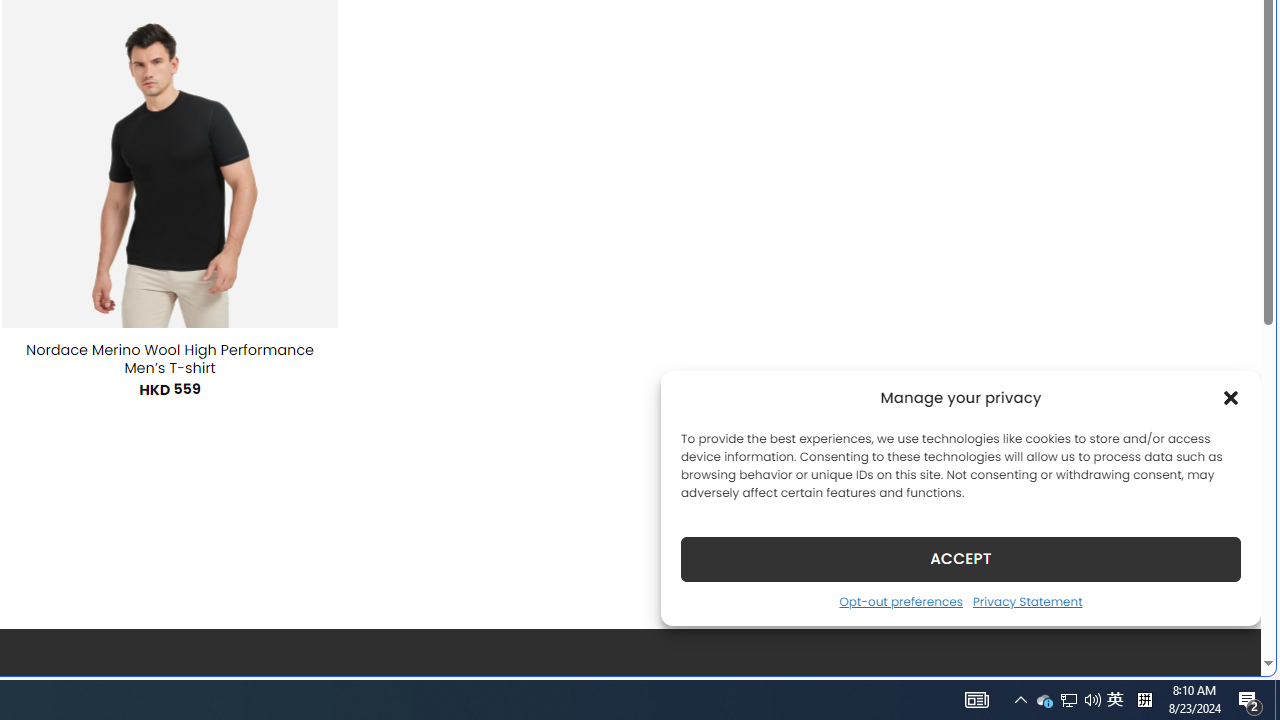 The height and width of the screenshot is (720, 1280). I want to click on 'Go to top', so click(1219, 648).